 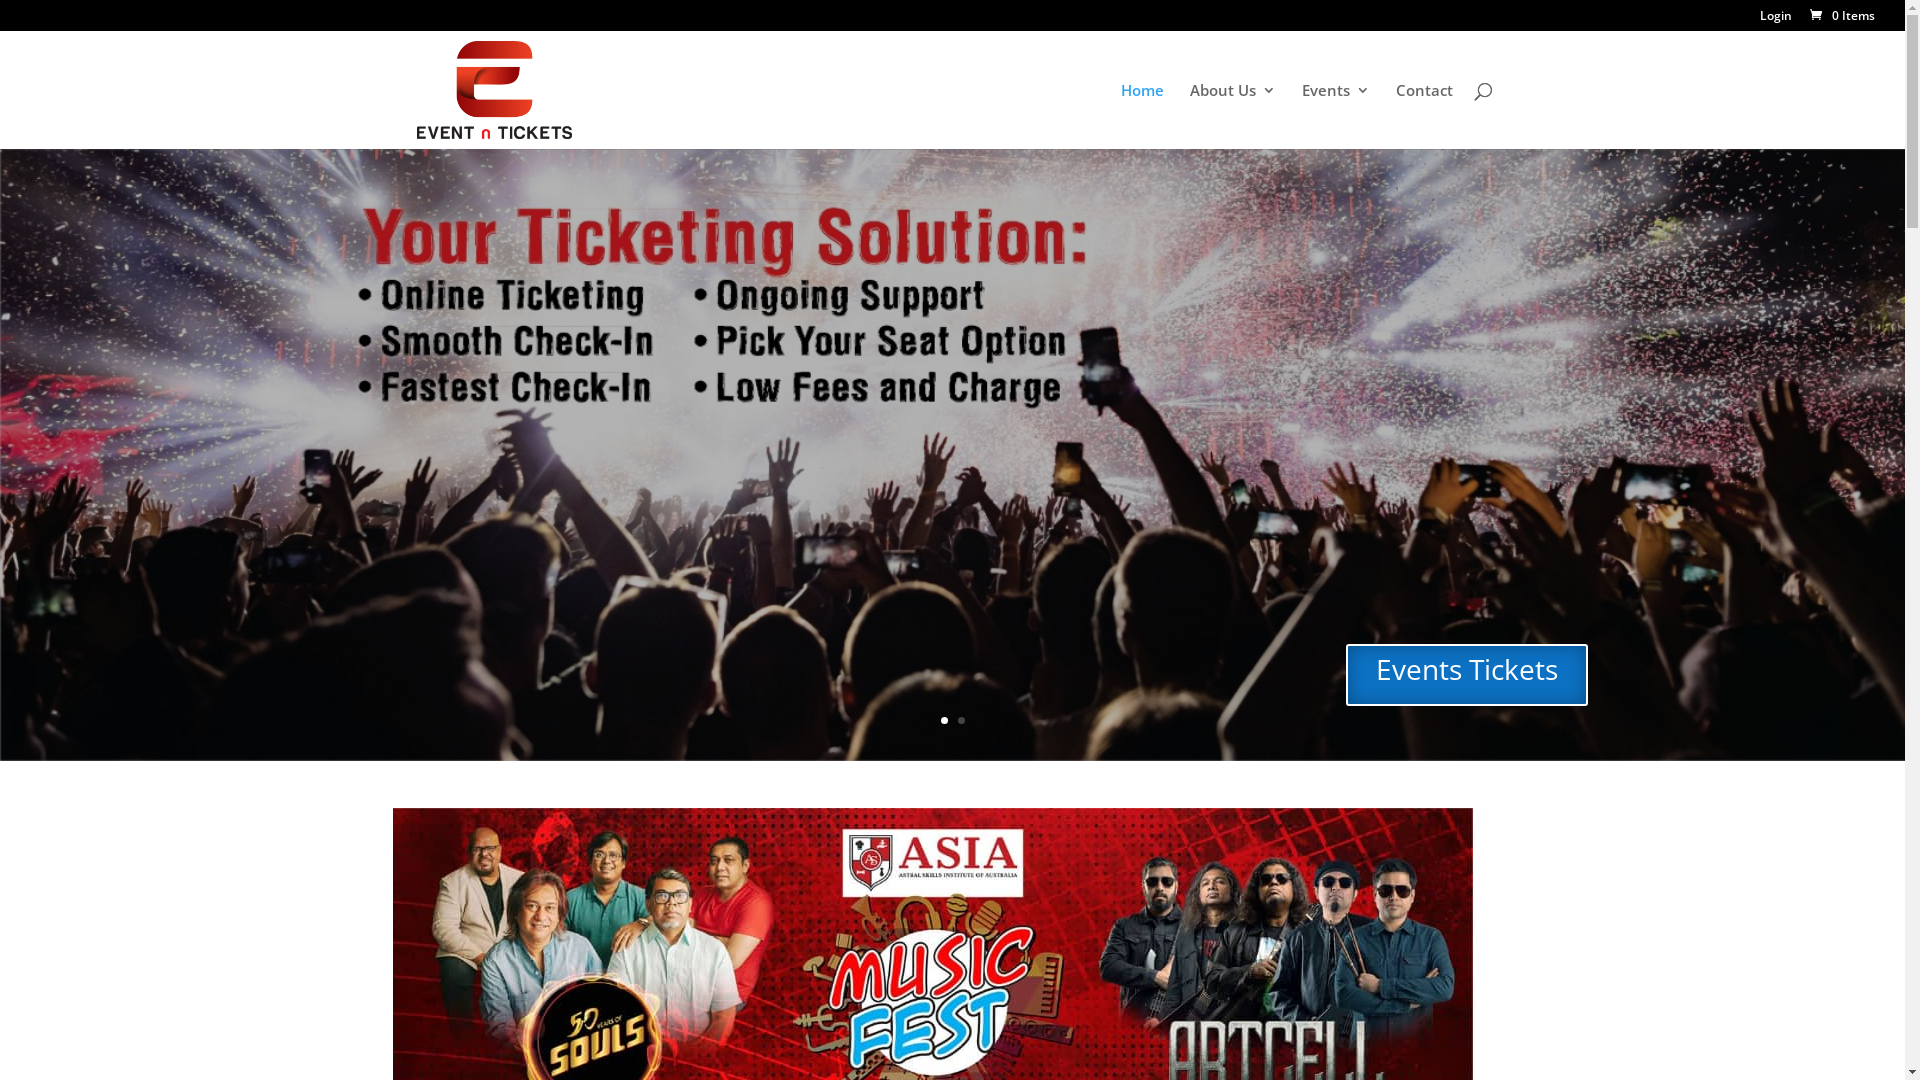 I want to click on 'Events Tickets', so click(x=1467, y=675).